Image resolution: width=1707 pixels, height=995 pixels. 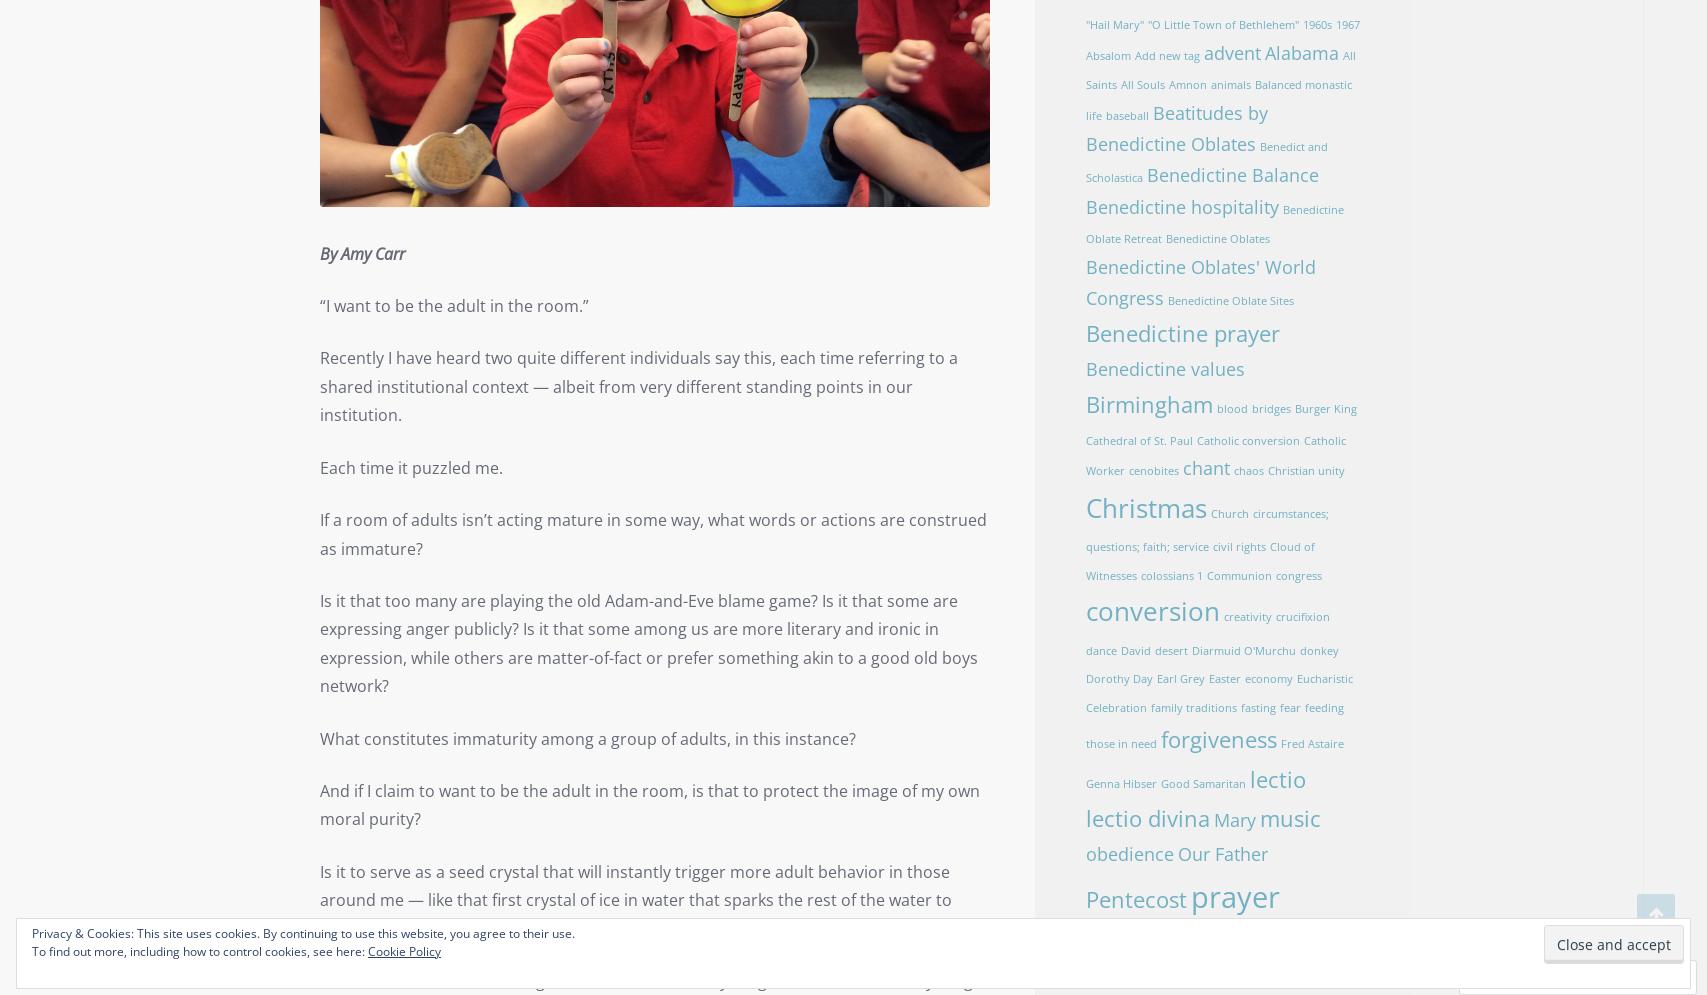 I want to click on '1960s', so click(x=1315, y=24).